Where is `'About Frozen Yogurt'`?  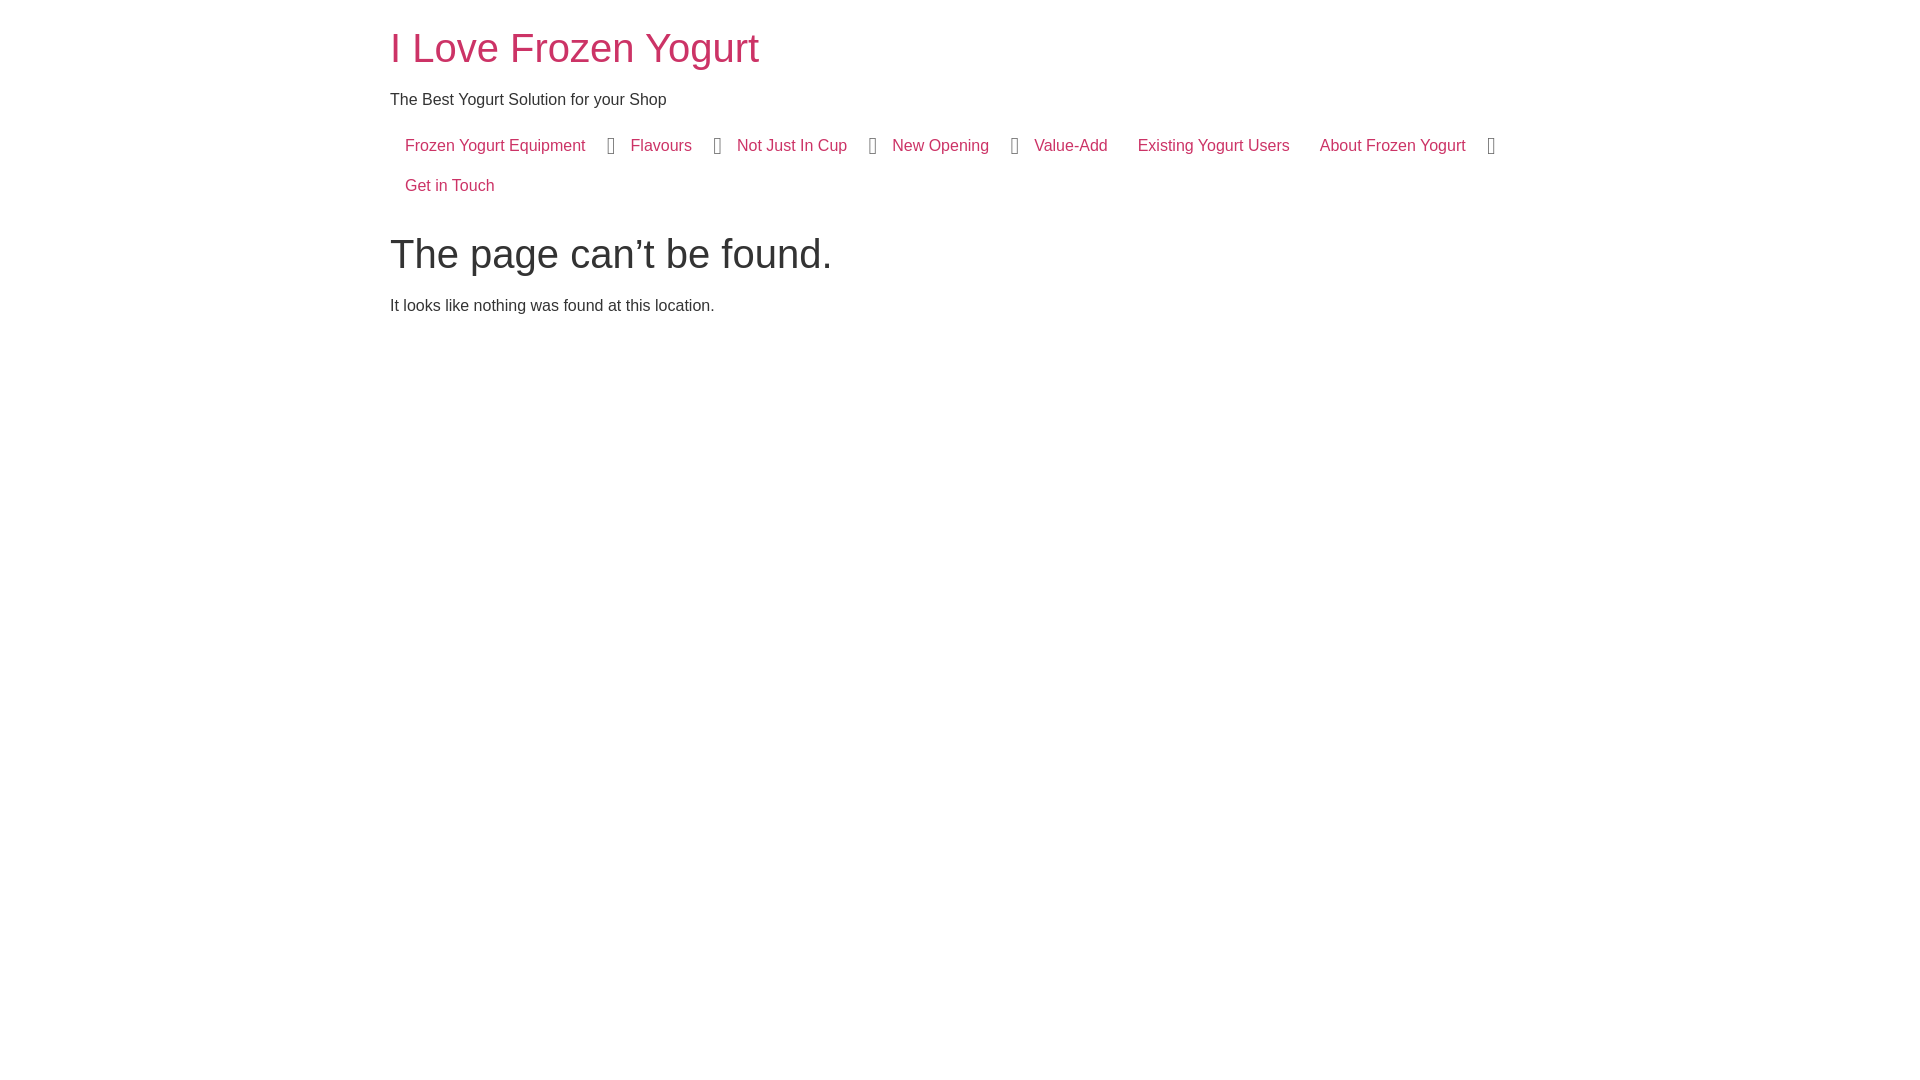
'About Frozen Yogurt' is located at coordinates (1391, 145).